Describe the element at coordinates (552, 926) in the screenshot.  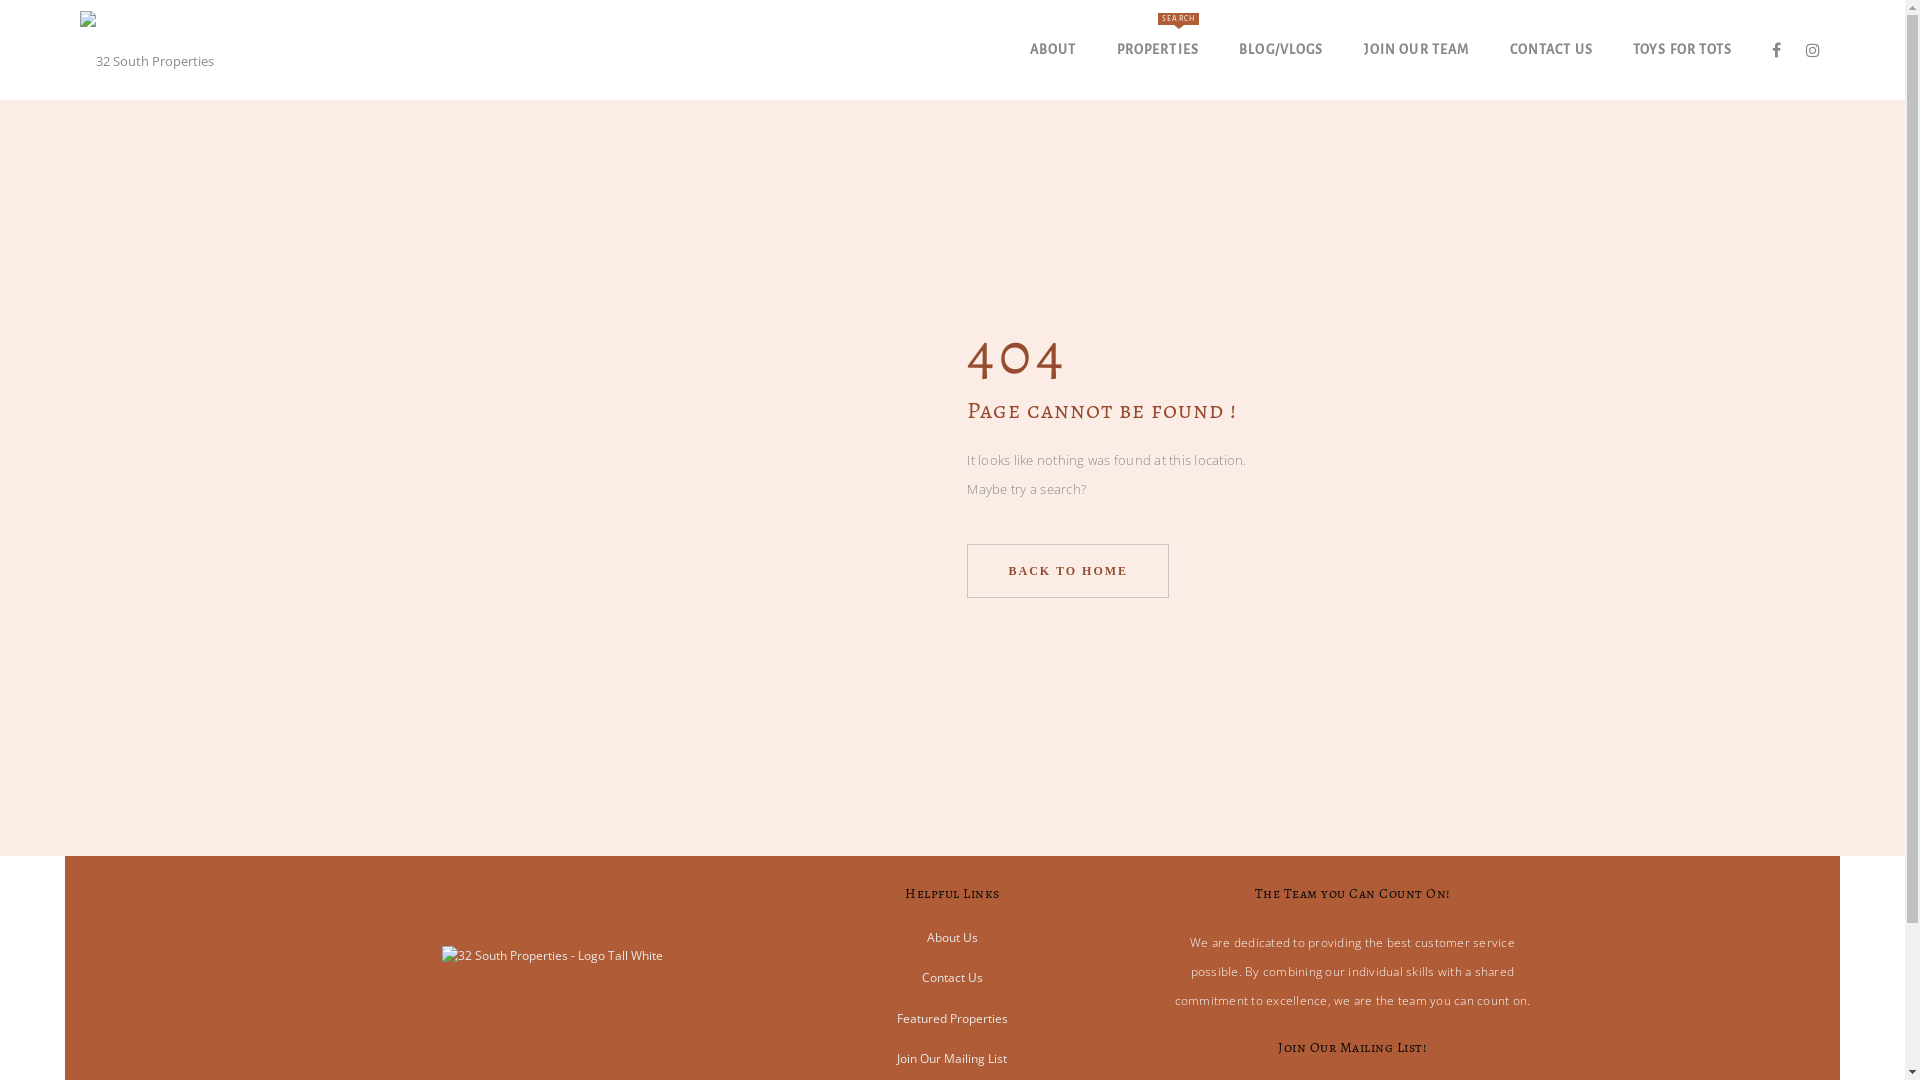
I see `'32 South Properties - Logo Tall White'` at that location.